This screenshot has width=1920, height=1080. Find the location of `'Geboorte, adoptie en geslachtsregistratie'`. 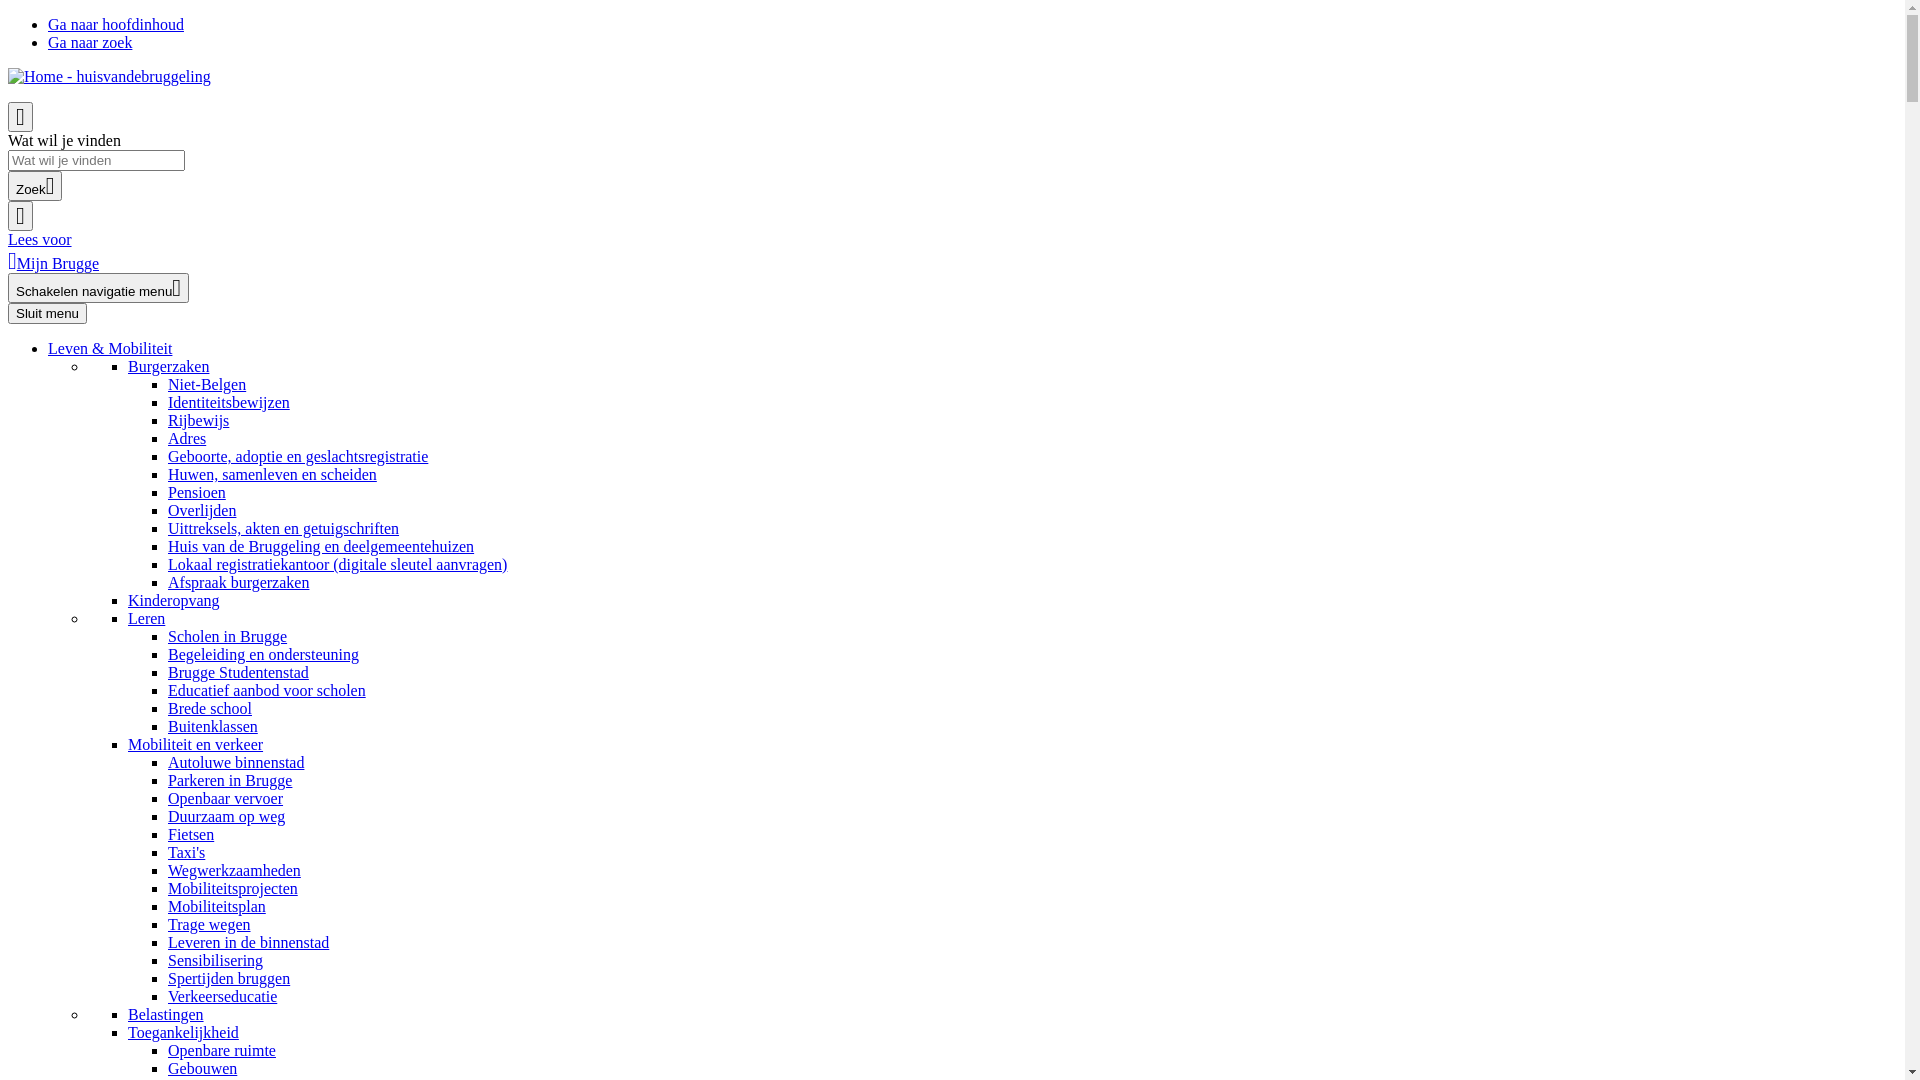

'Geboorte, adoptie en geslachtsregistratie' is located at coordinates (296, 456).